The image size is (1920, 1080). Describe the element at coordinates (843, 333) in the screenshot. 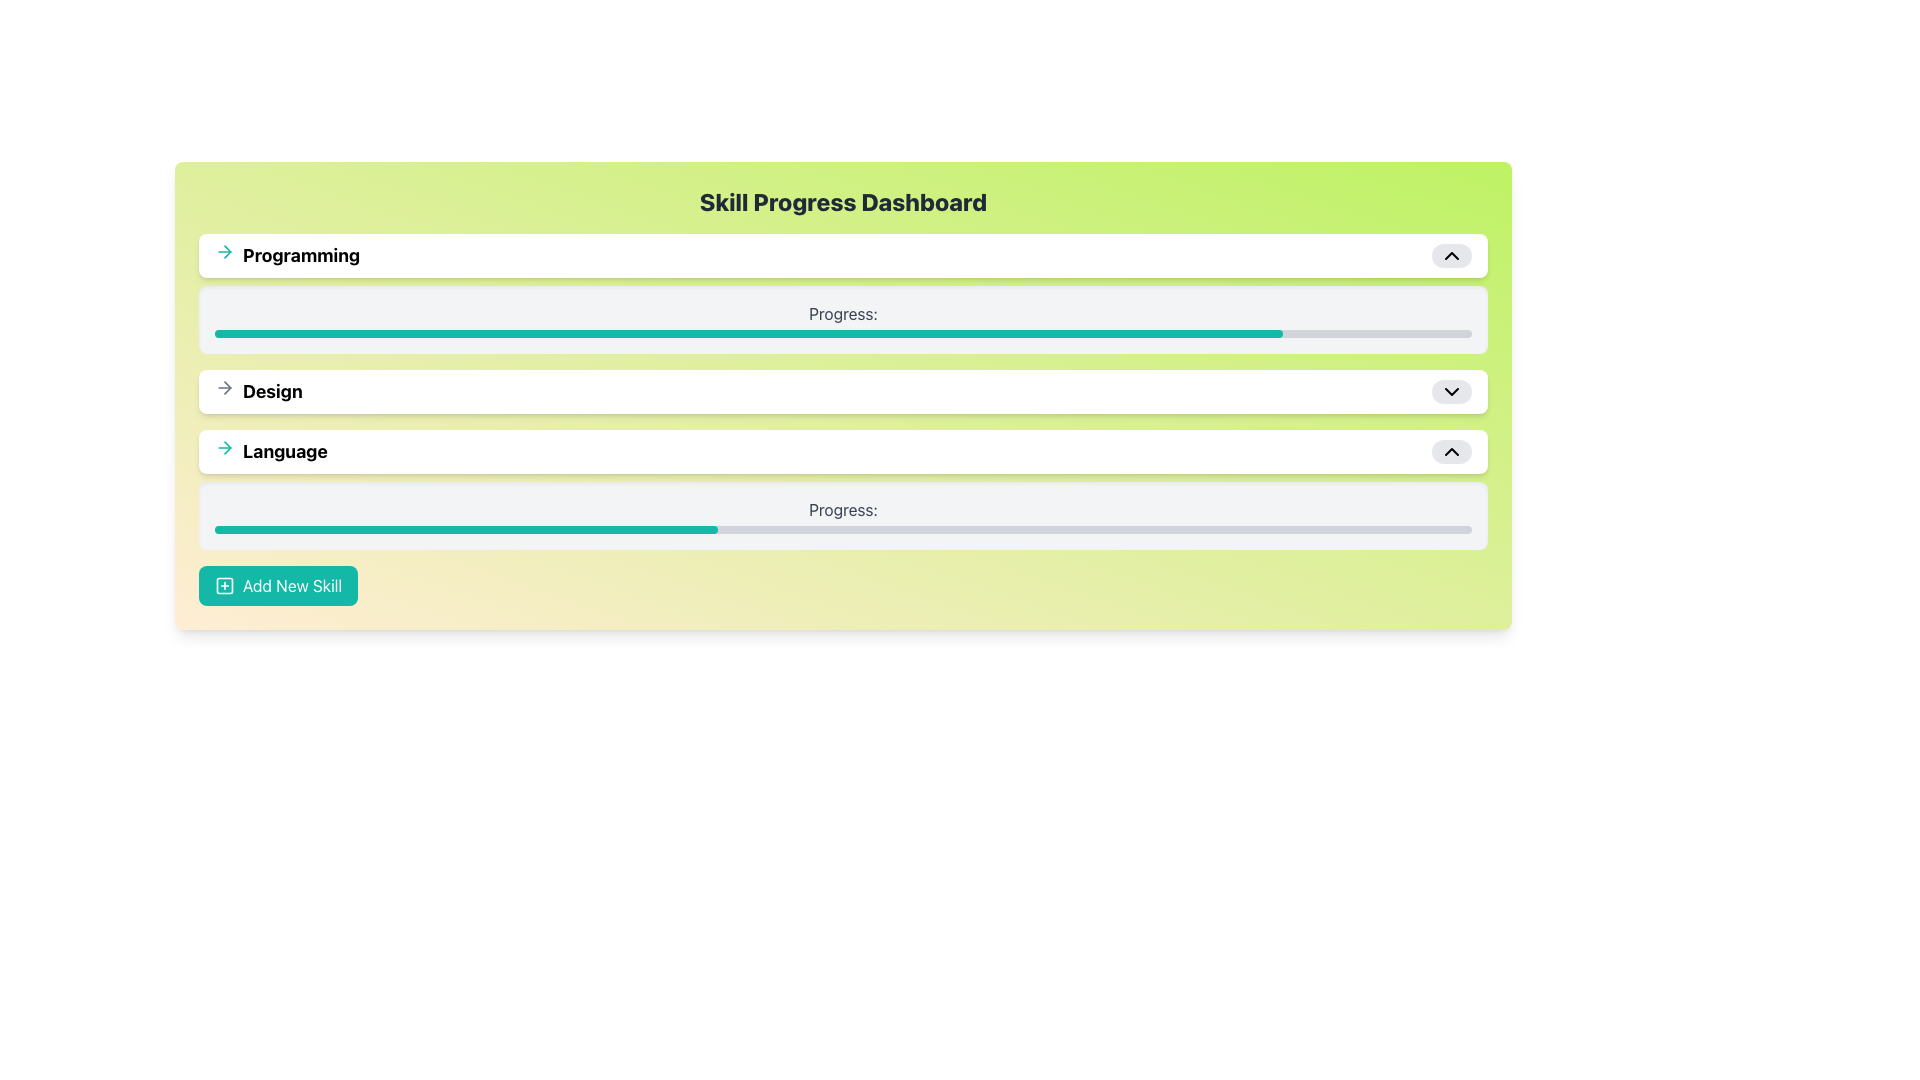

I see `the horizontal progress bar with a gray background and teal inner bar, located in the 'Progress:' section of the 'Programming' category` at that location.